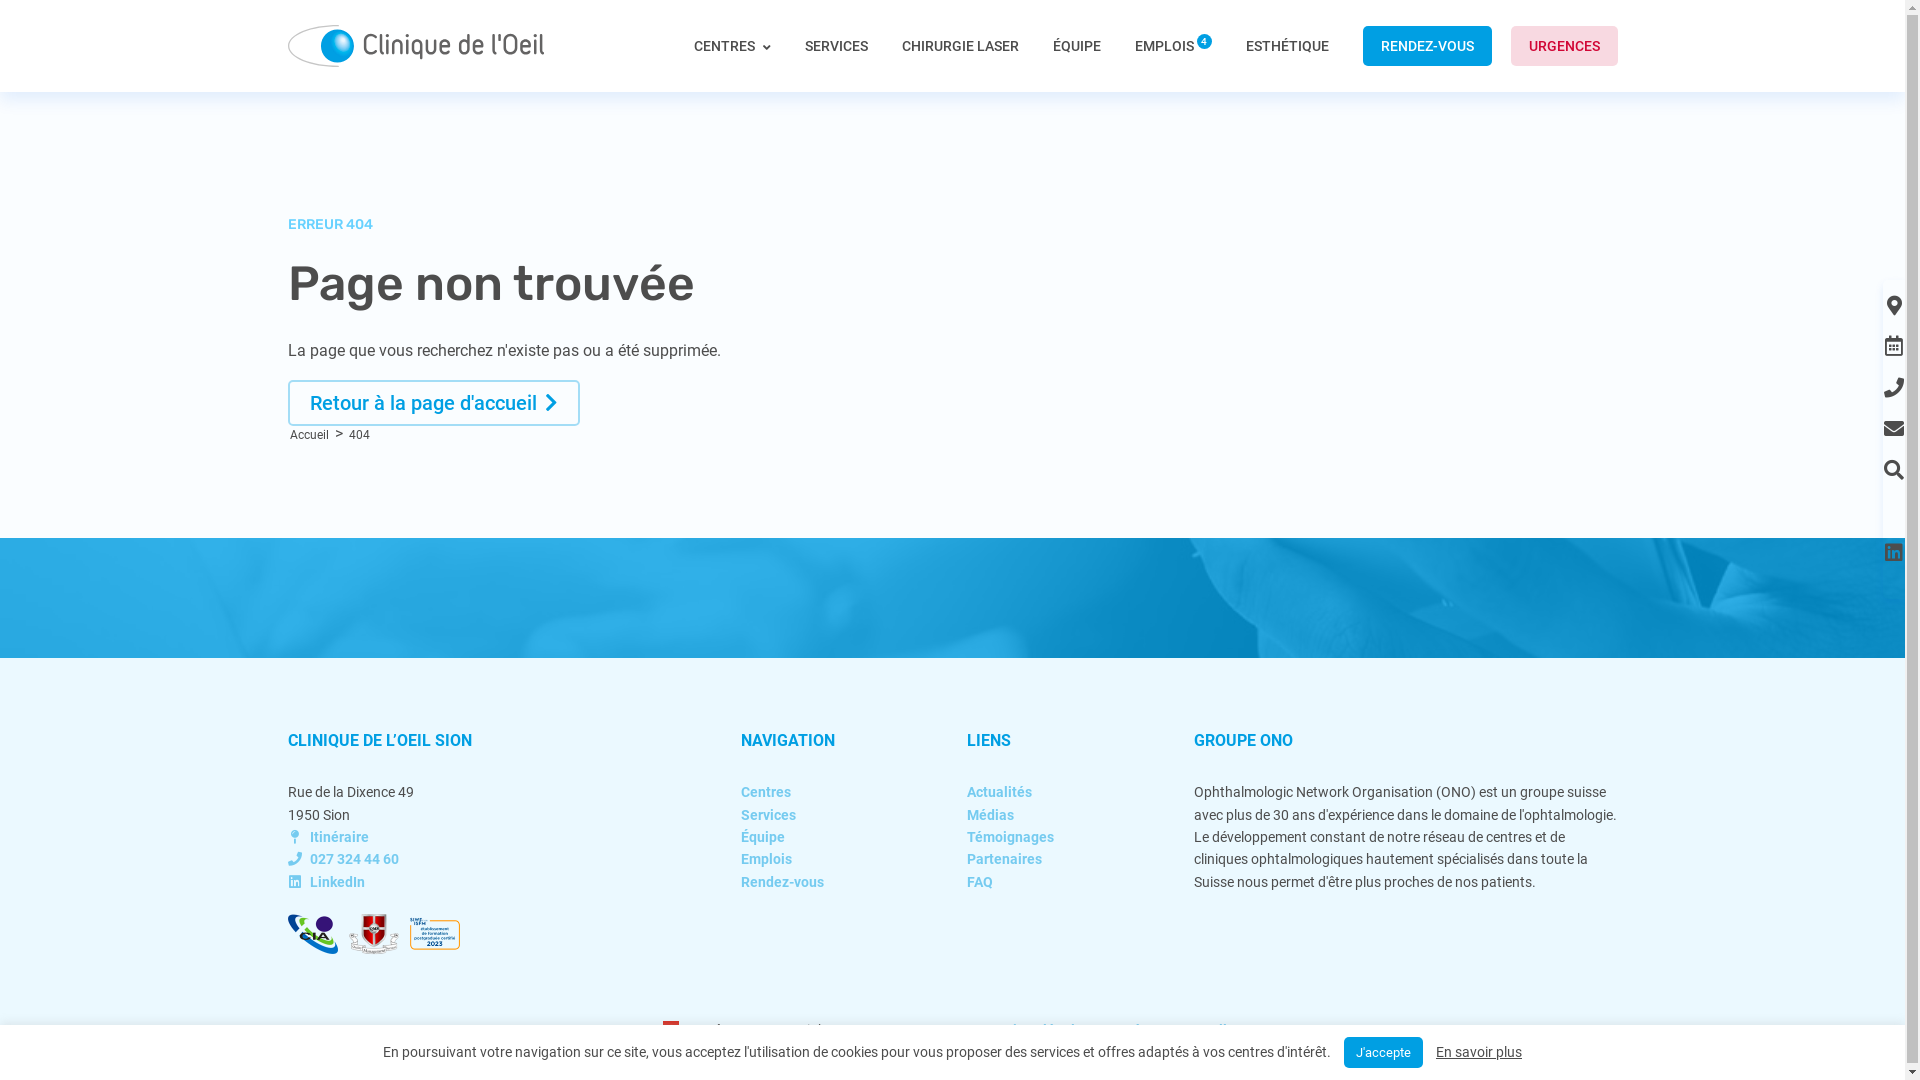  What do you see at coordinates (731, 63) in the screenshot?
I see `'CENTRES'` at bounding box center [731, 63].